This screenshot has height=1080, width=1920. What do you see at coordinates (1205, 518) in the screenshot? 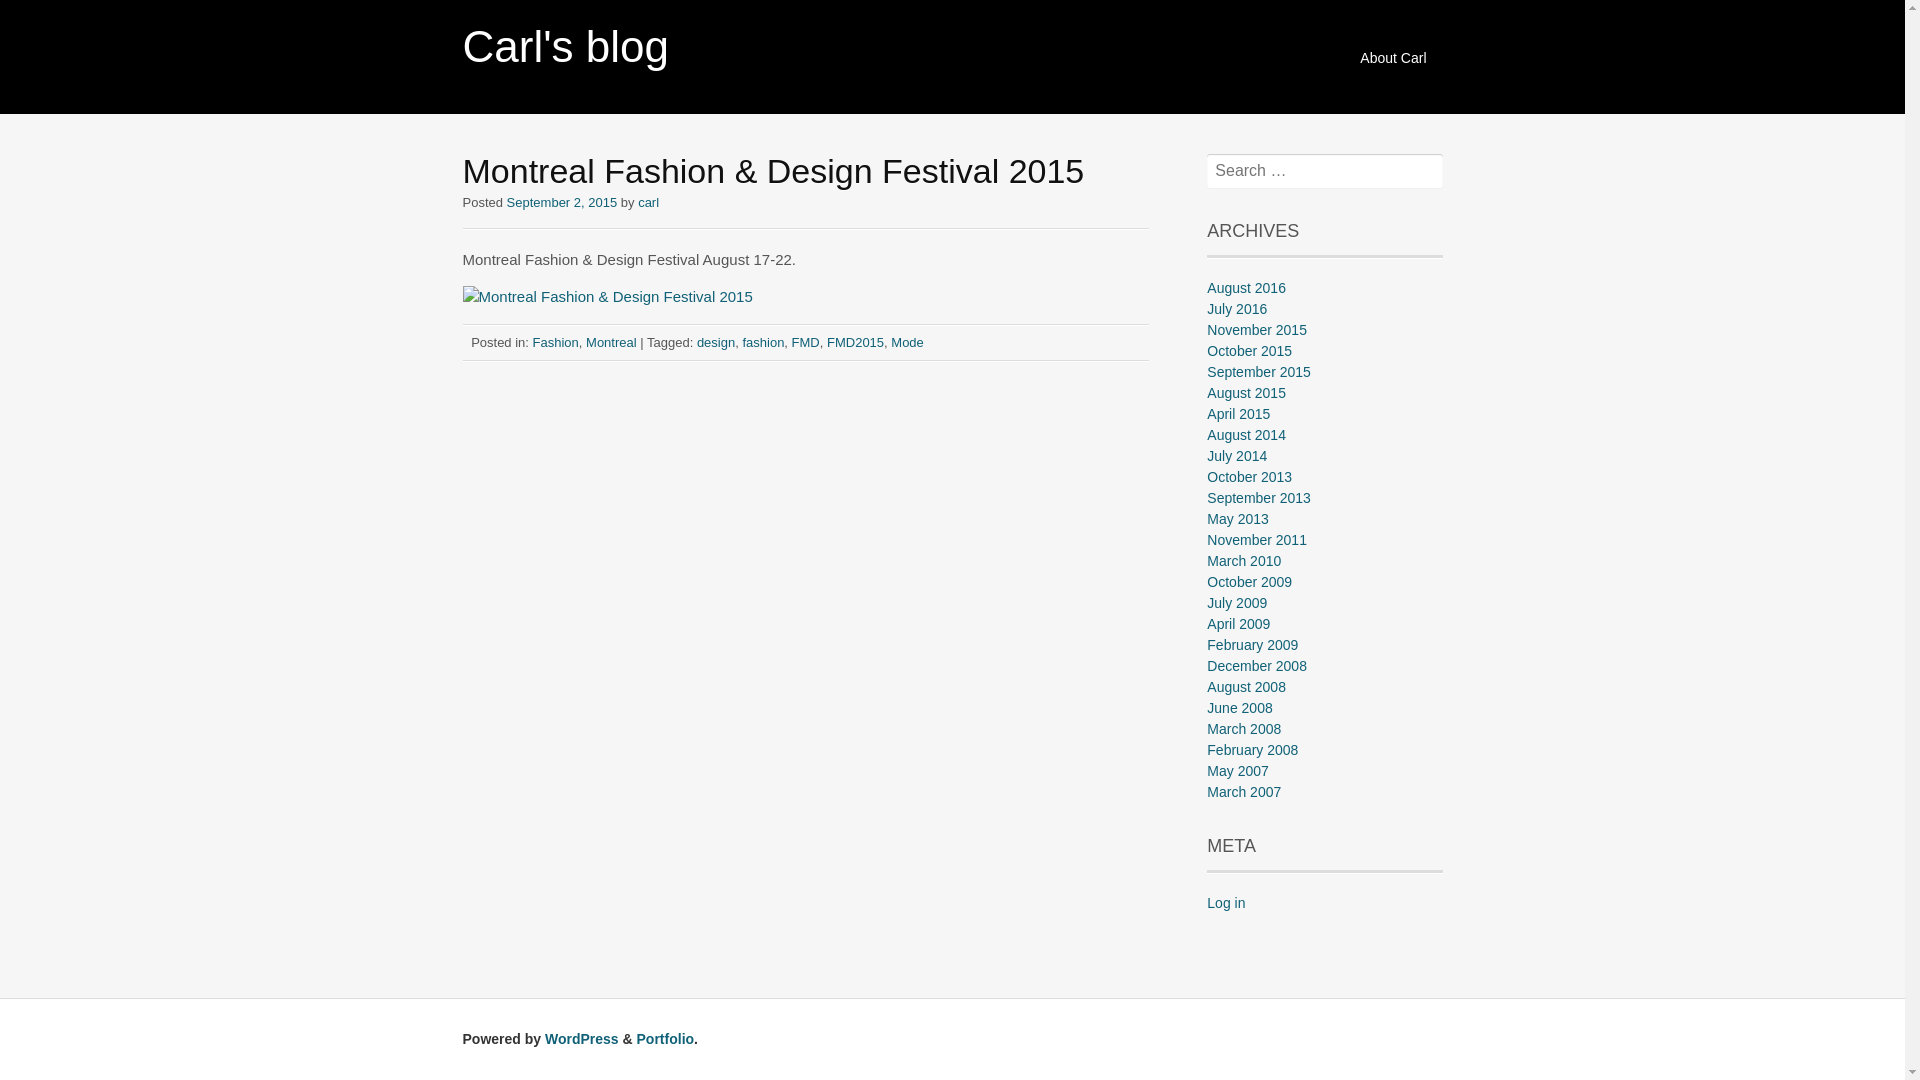
I see `'May 2013'` at bounding box center [1205, 518].